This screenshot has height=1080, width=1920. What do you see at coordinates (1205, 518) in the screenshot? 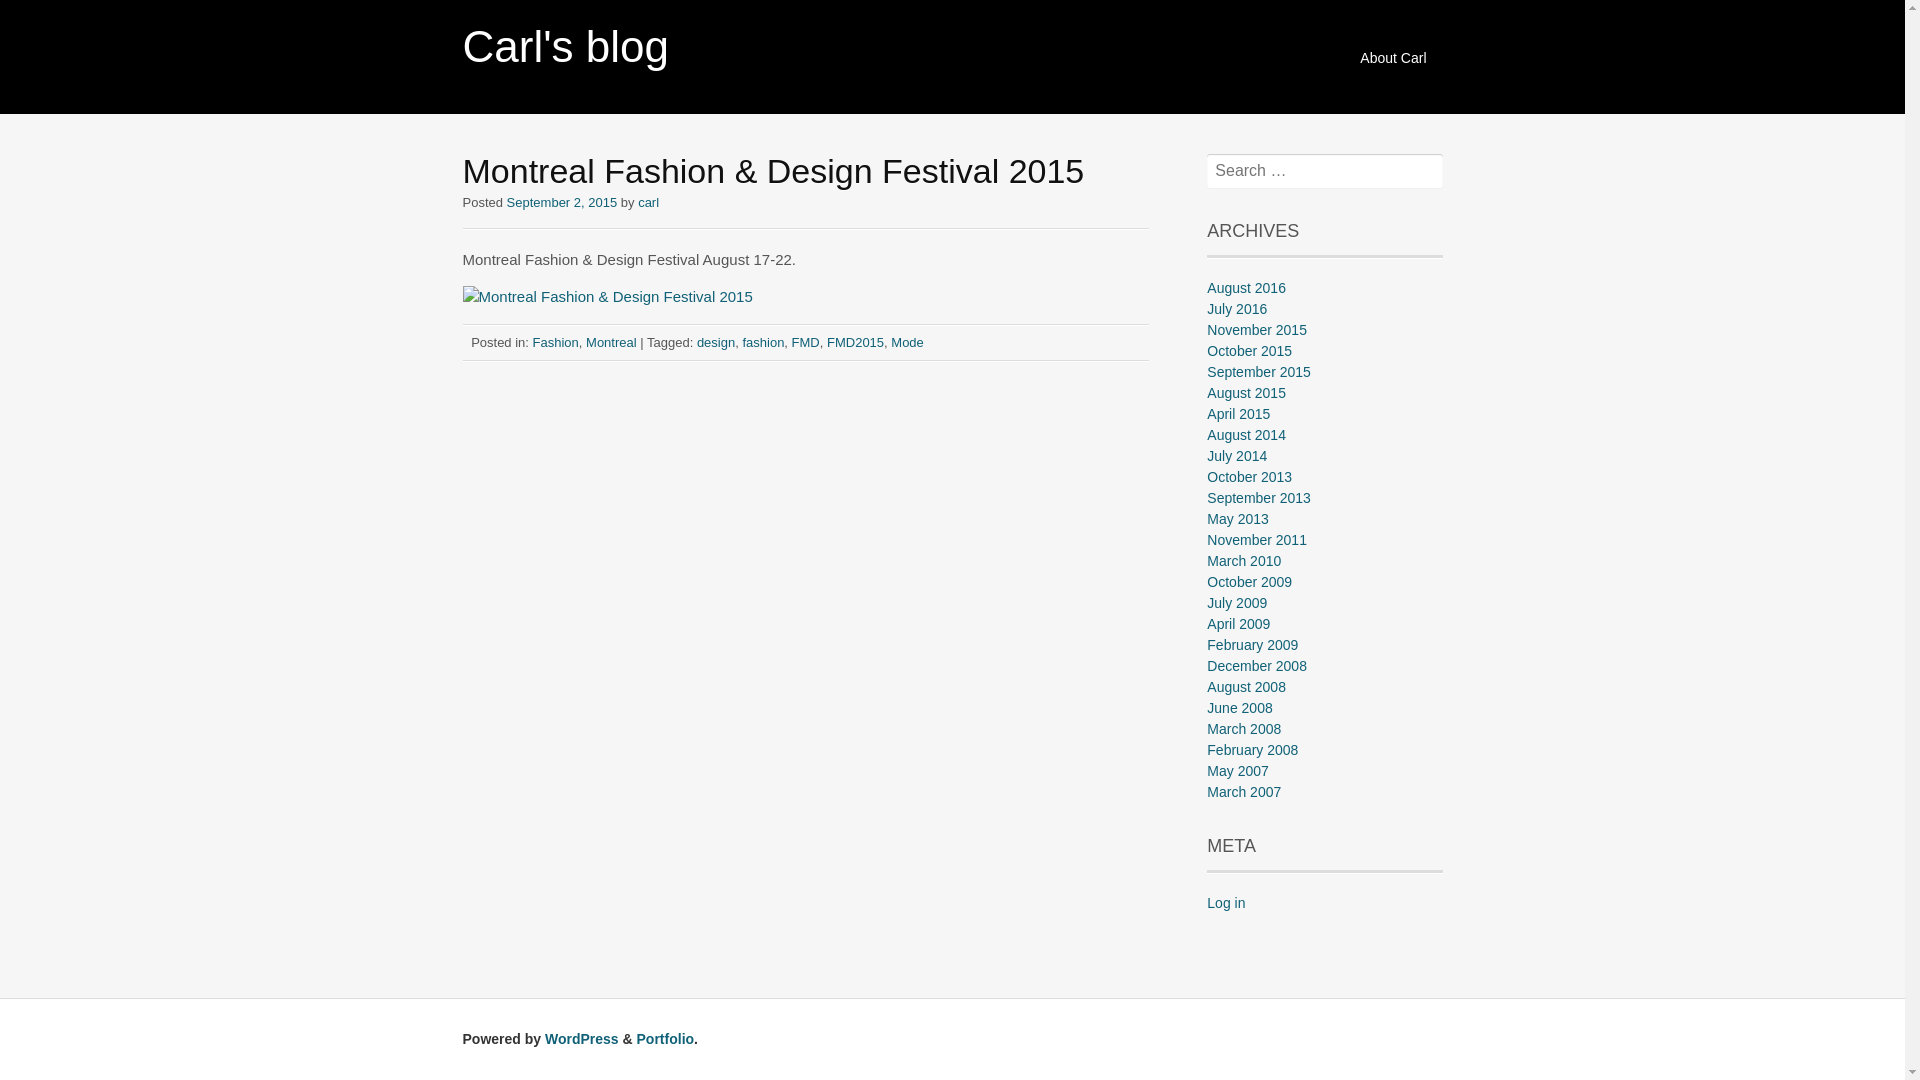
I see `'May 2013'` at bounding box center [1205, 518].